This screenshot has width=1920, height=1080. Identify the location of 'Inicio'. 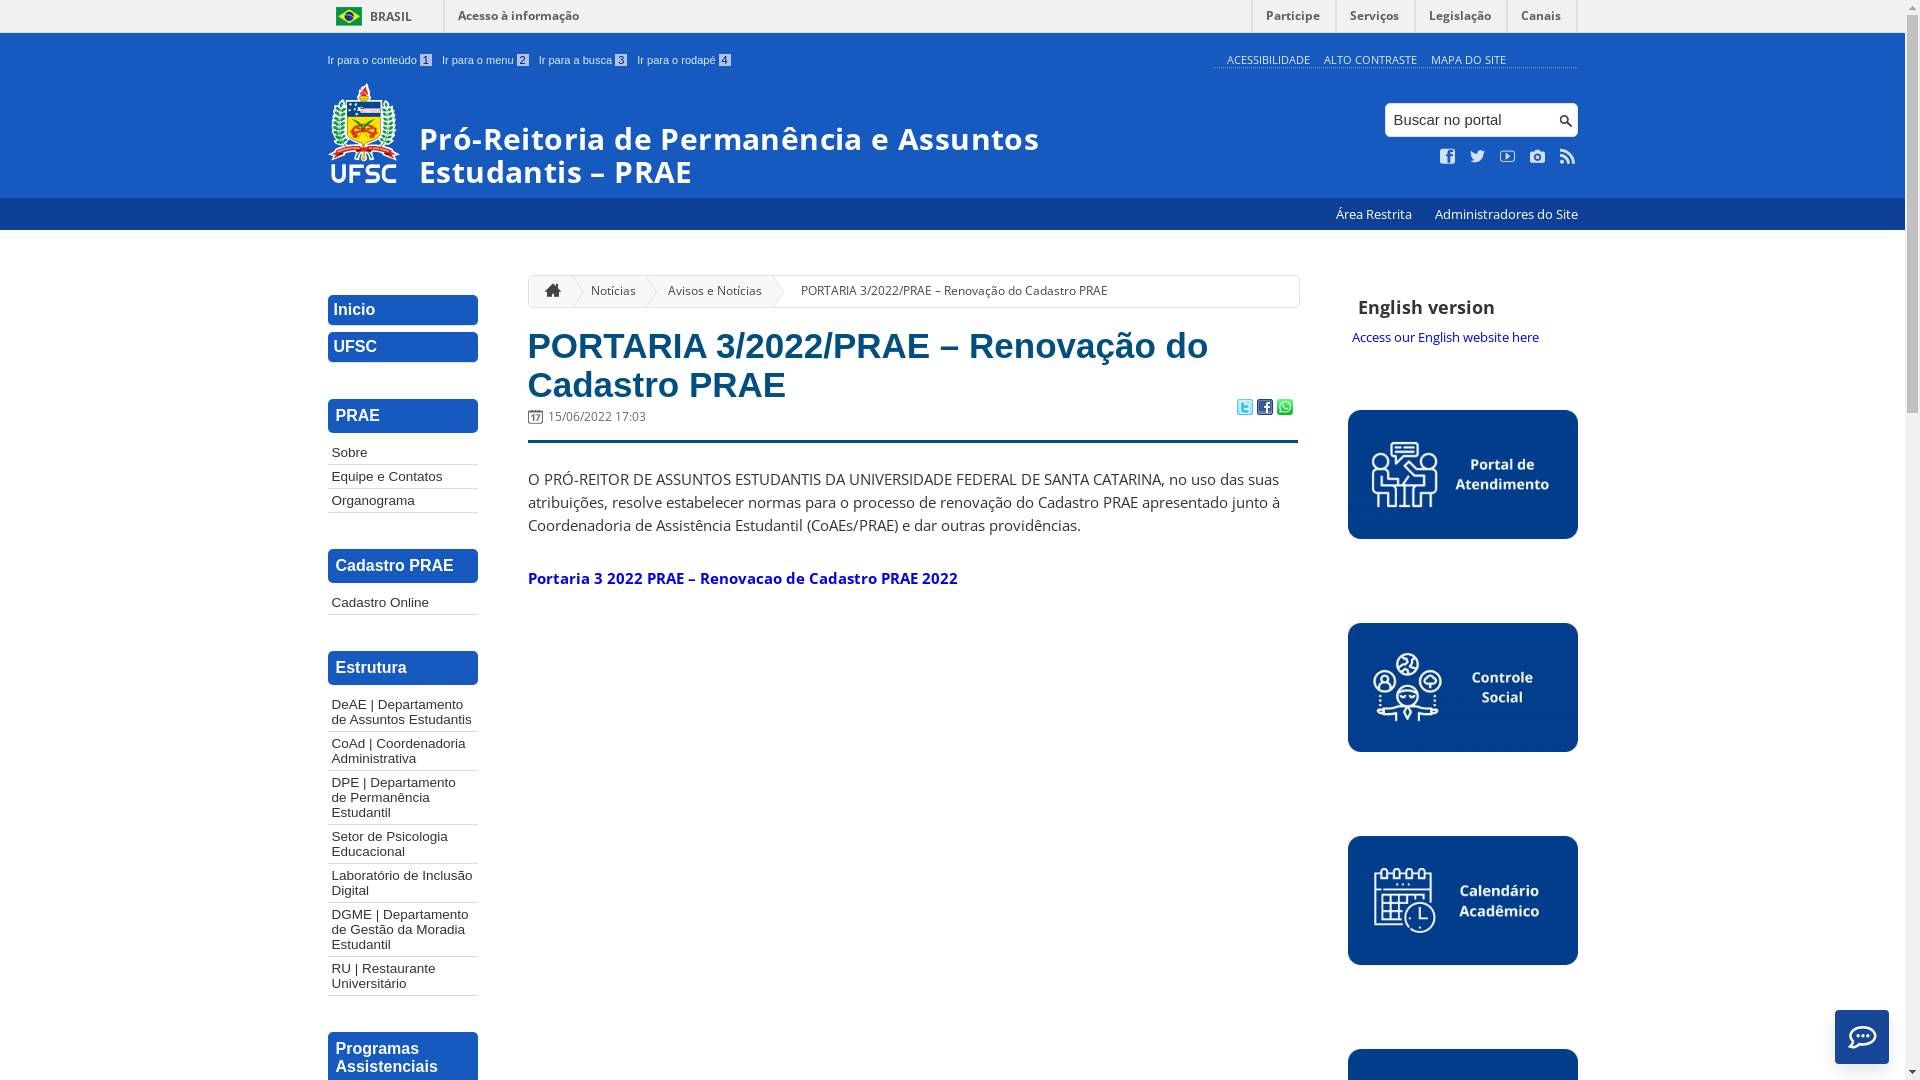
(402, 310).